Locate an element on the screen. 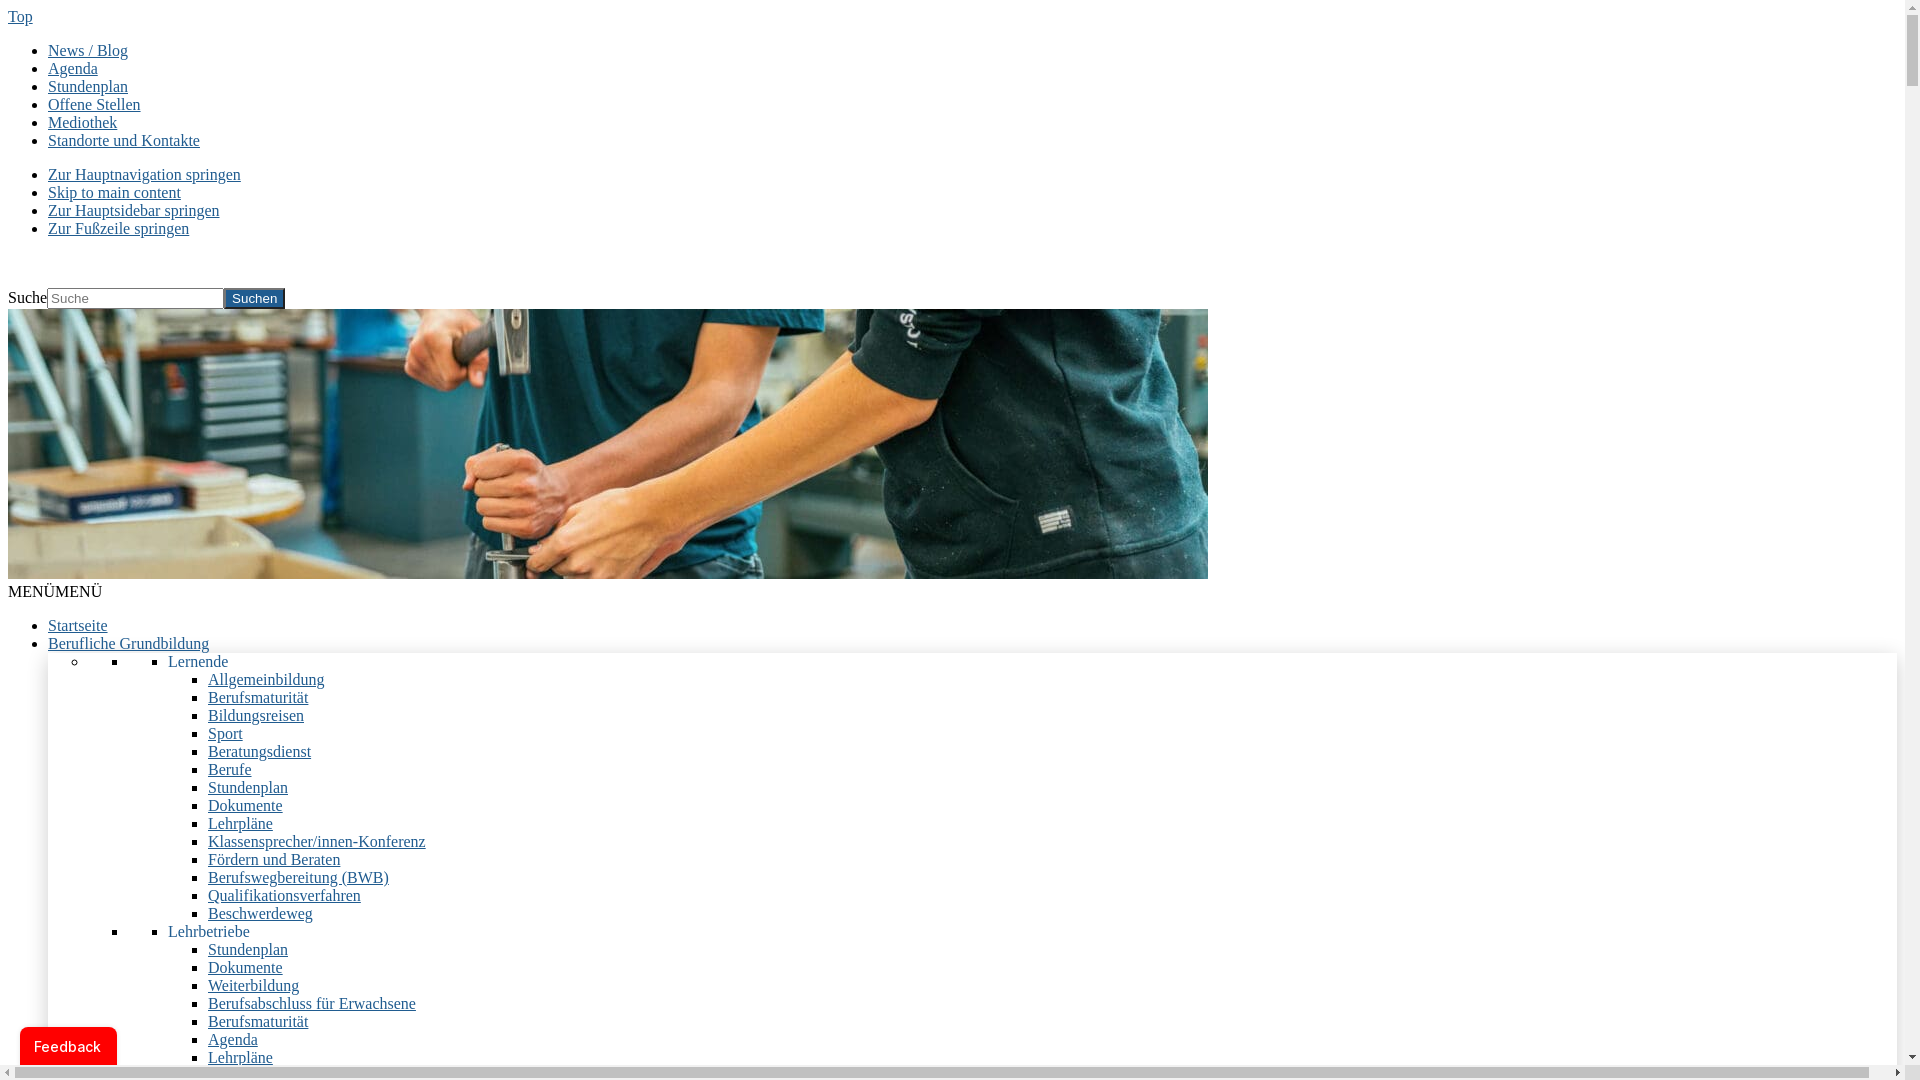 The image size is (1920, 1080). 'Qualifikationsverfahren' is located at coordinates (283, 894).